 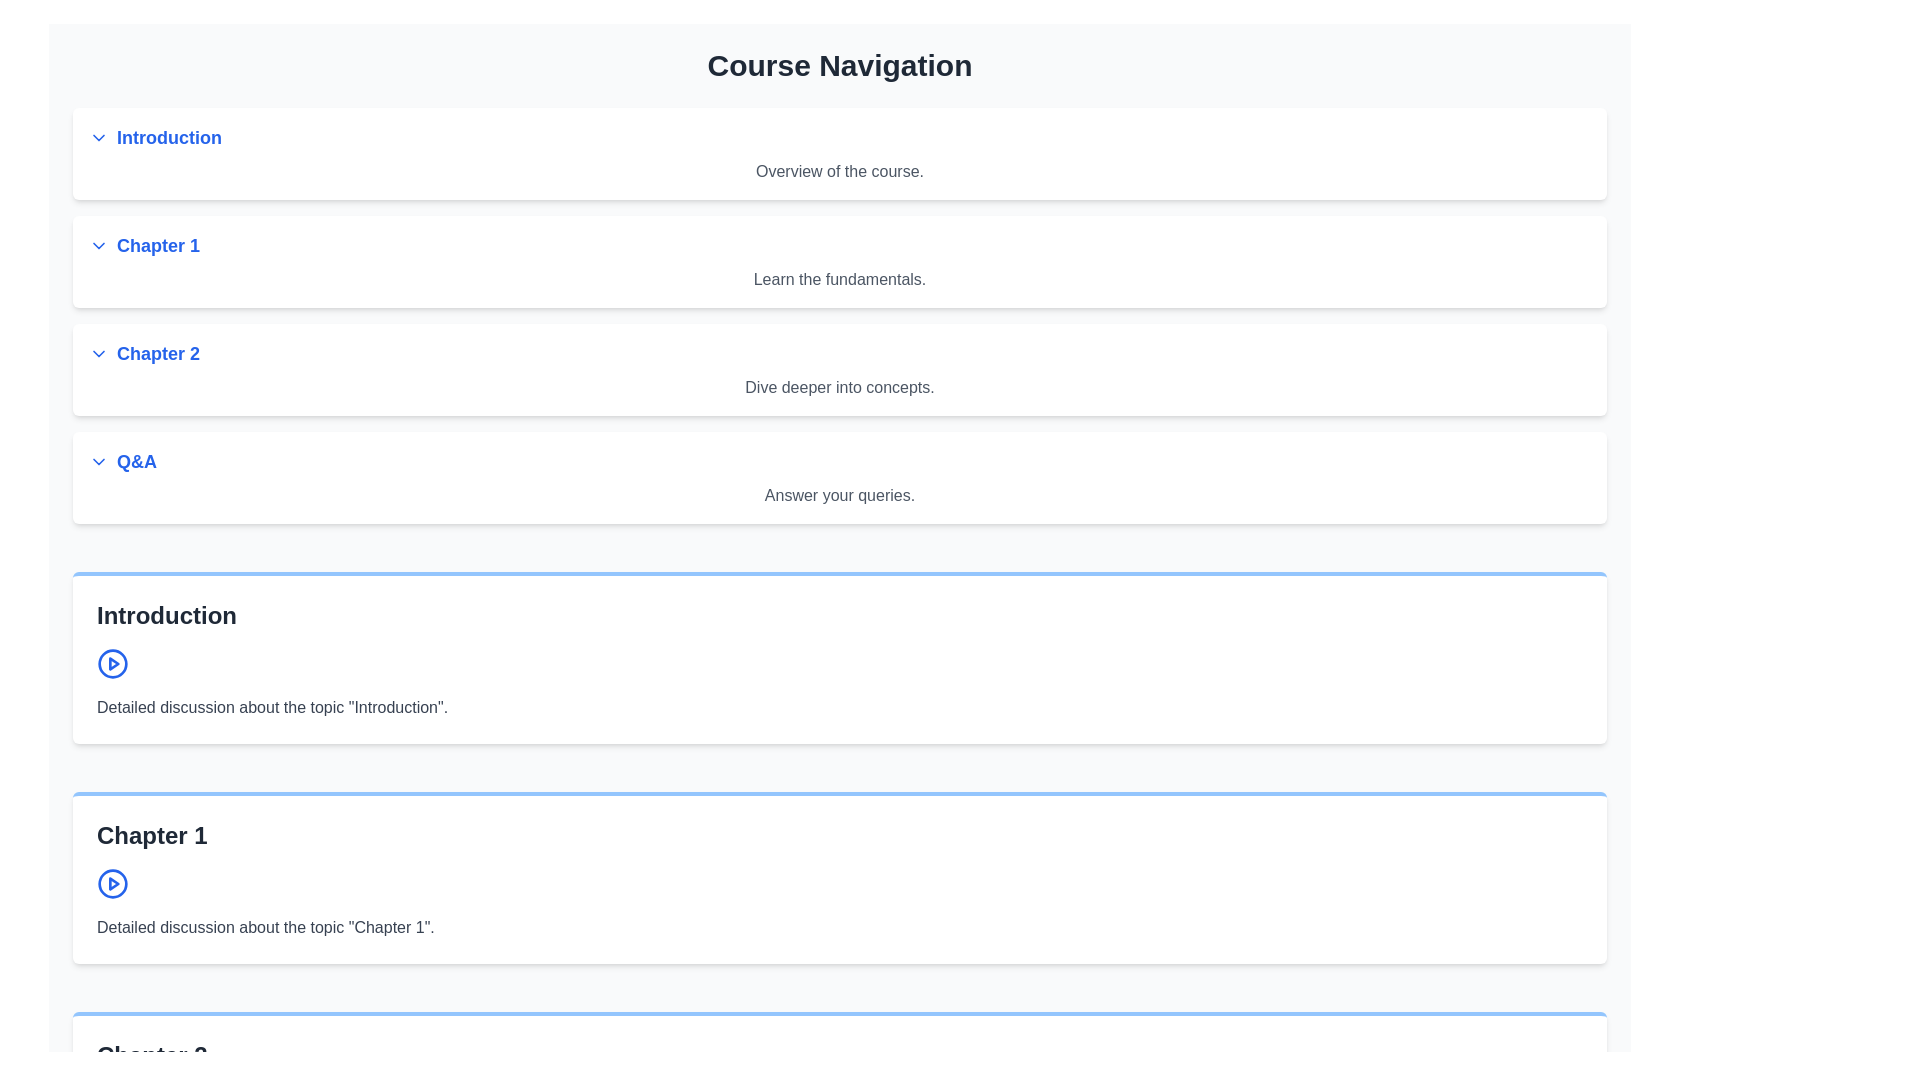 What do you see at coordinates (98, 245) in the screenshot?
I see `the small downward-pointing chevron icon adjacent to the text 'Chapter 1'` at bounding box center [98, 245].